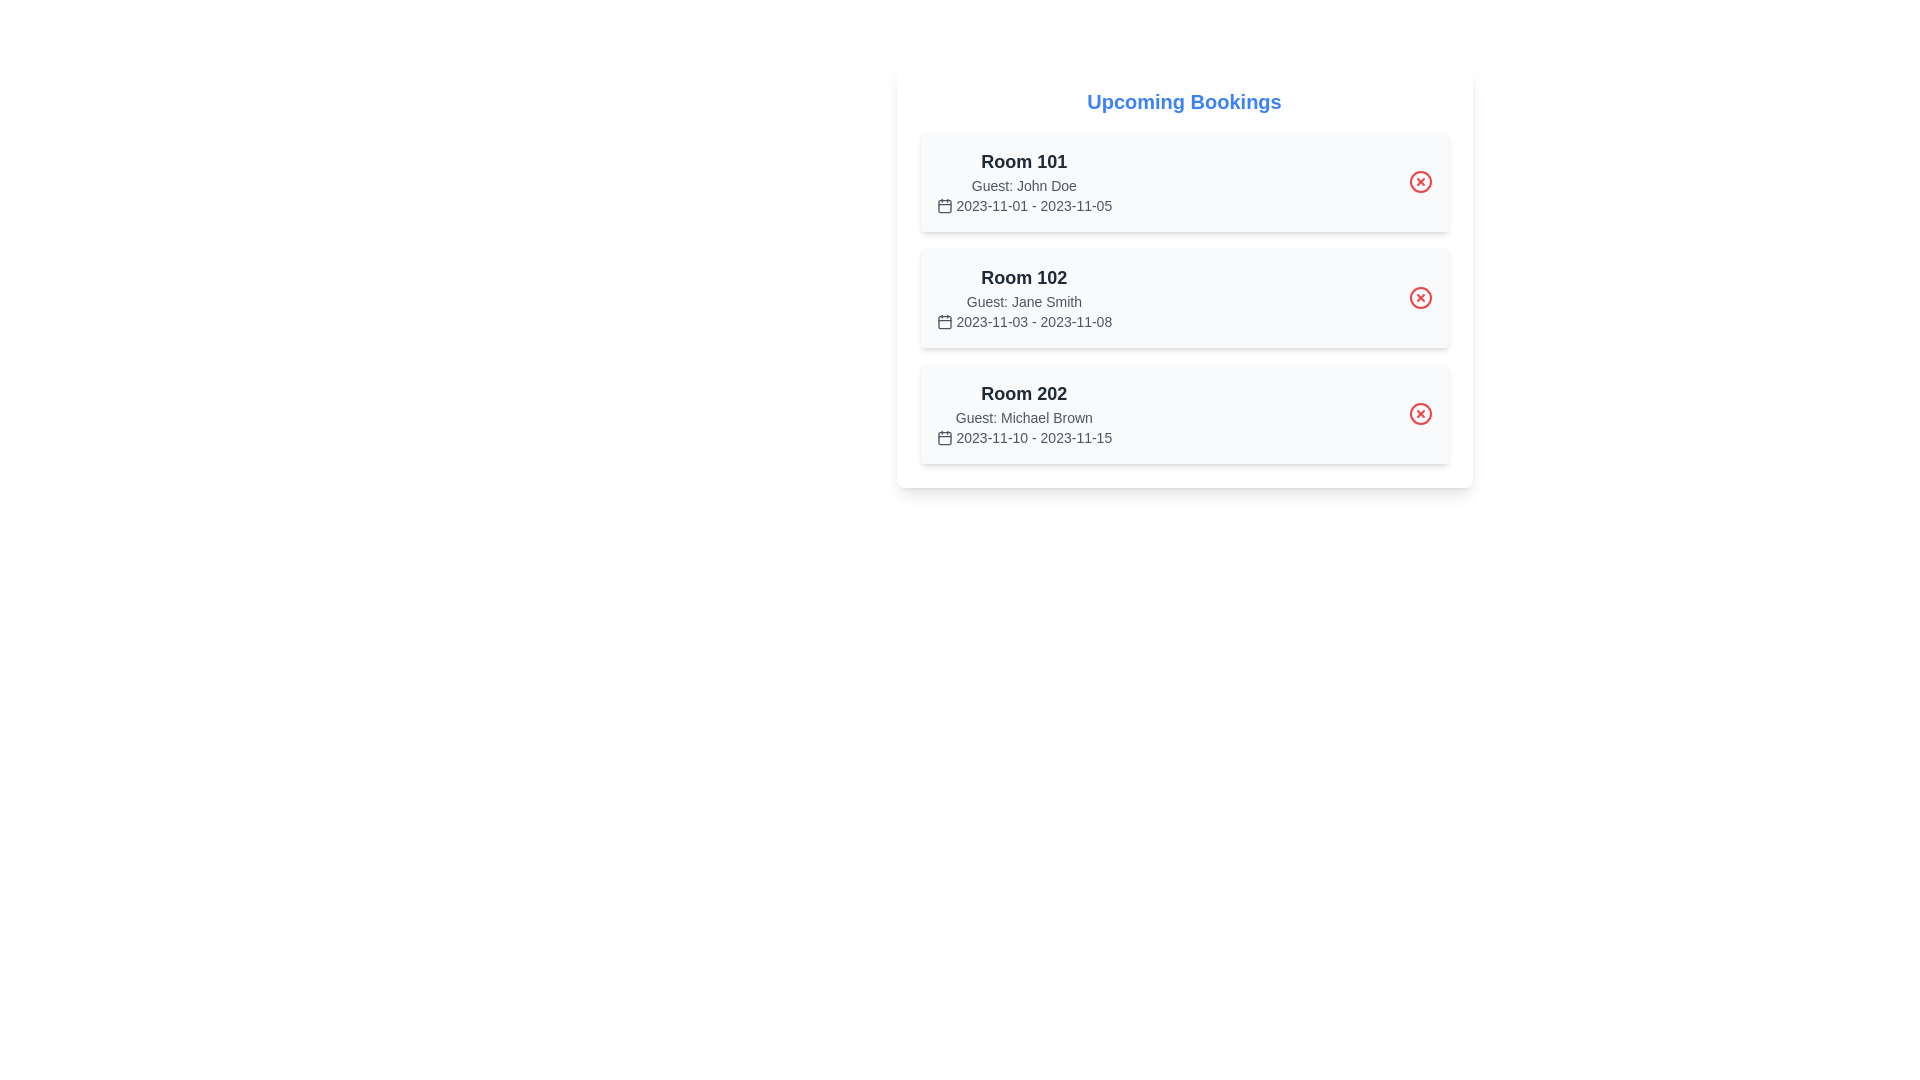 This screenshot has width=1920, height=1080. Describe the element at coordinates (943, 437) in the screenshot. I see `the central rectangle of the calendar icon representing a date or schedule in the 'Upcoming Bookings' section for 'Room 202'` at that location.